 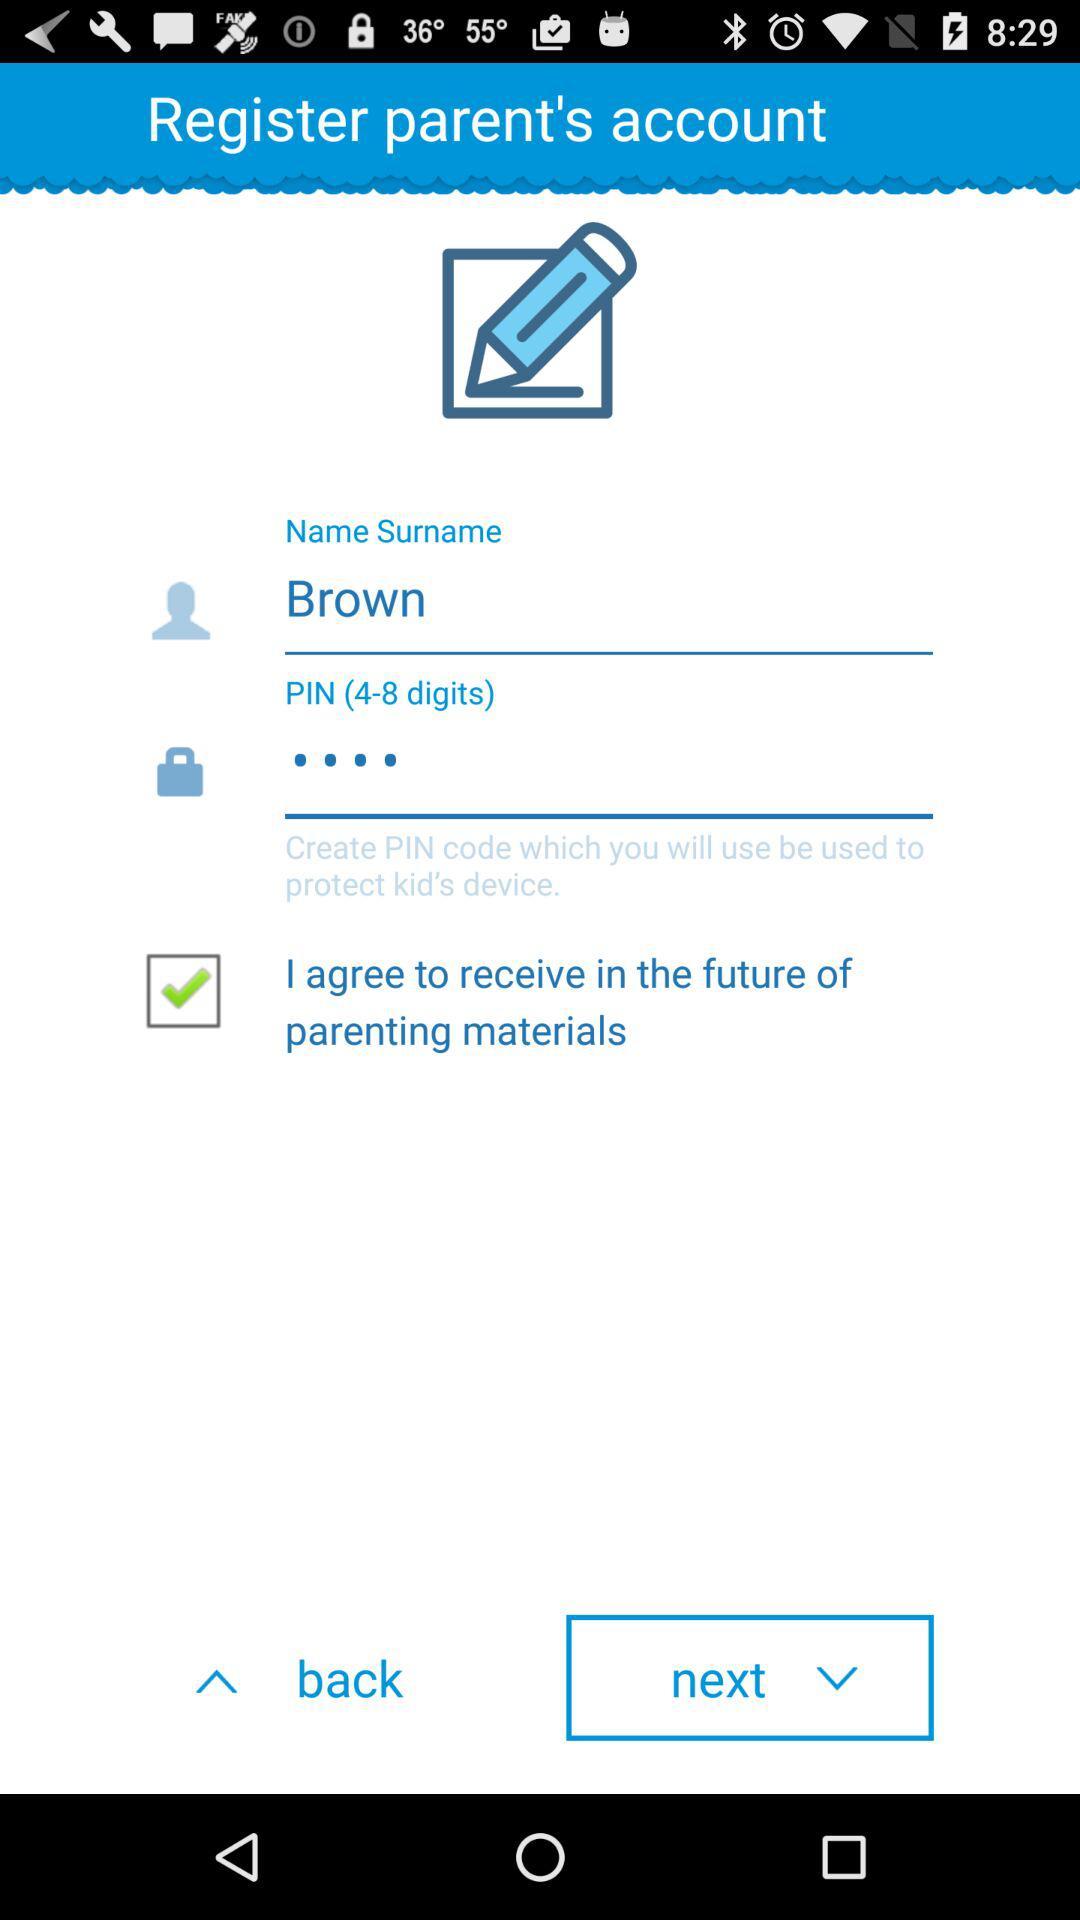 I want to click on item to the left of i agree to icon, so click(x=191, y=989).